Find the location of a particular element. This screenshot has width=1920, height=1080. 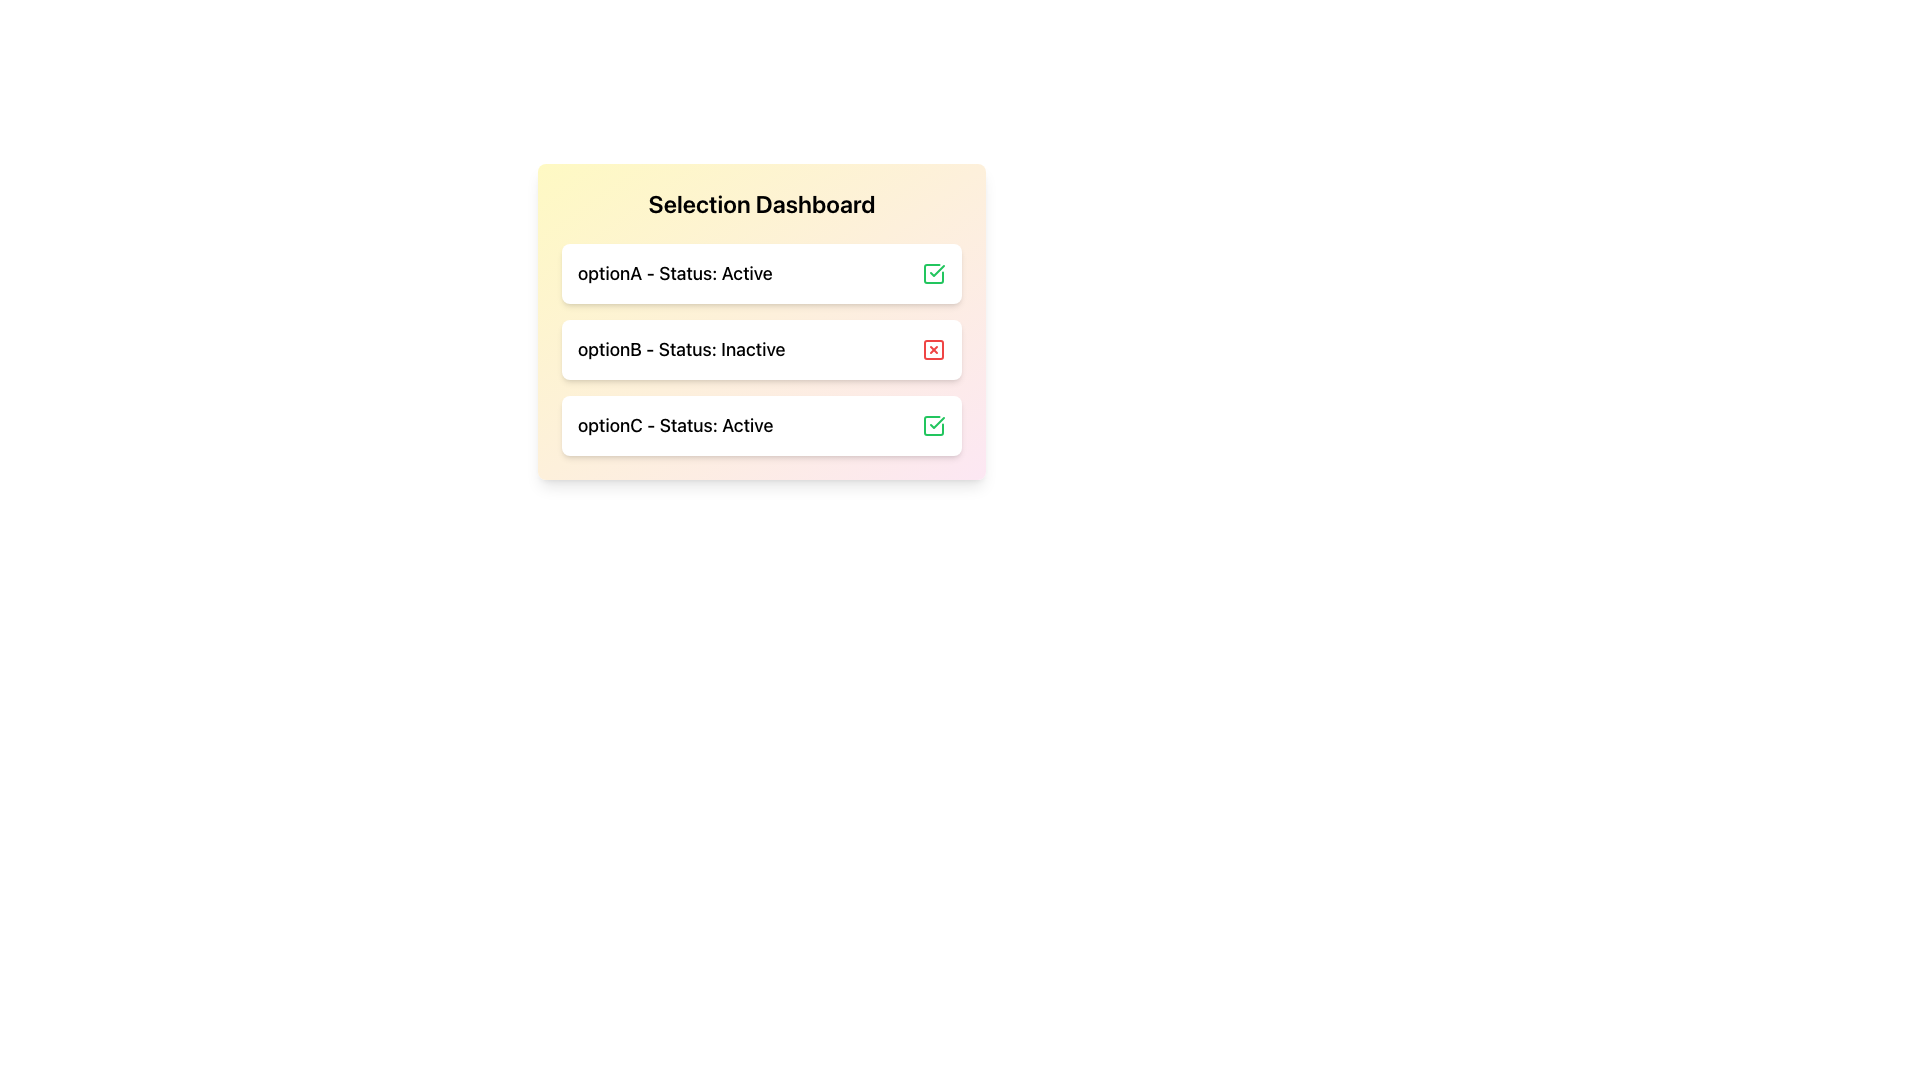

the third item in the vertically arranged list under 'Selection Dashboard' that is marked as 'Active' is located at coordinates (761, 424).